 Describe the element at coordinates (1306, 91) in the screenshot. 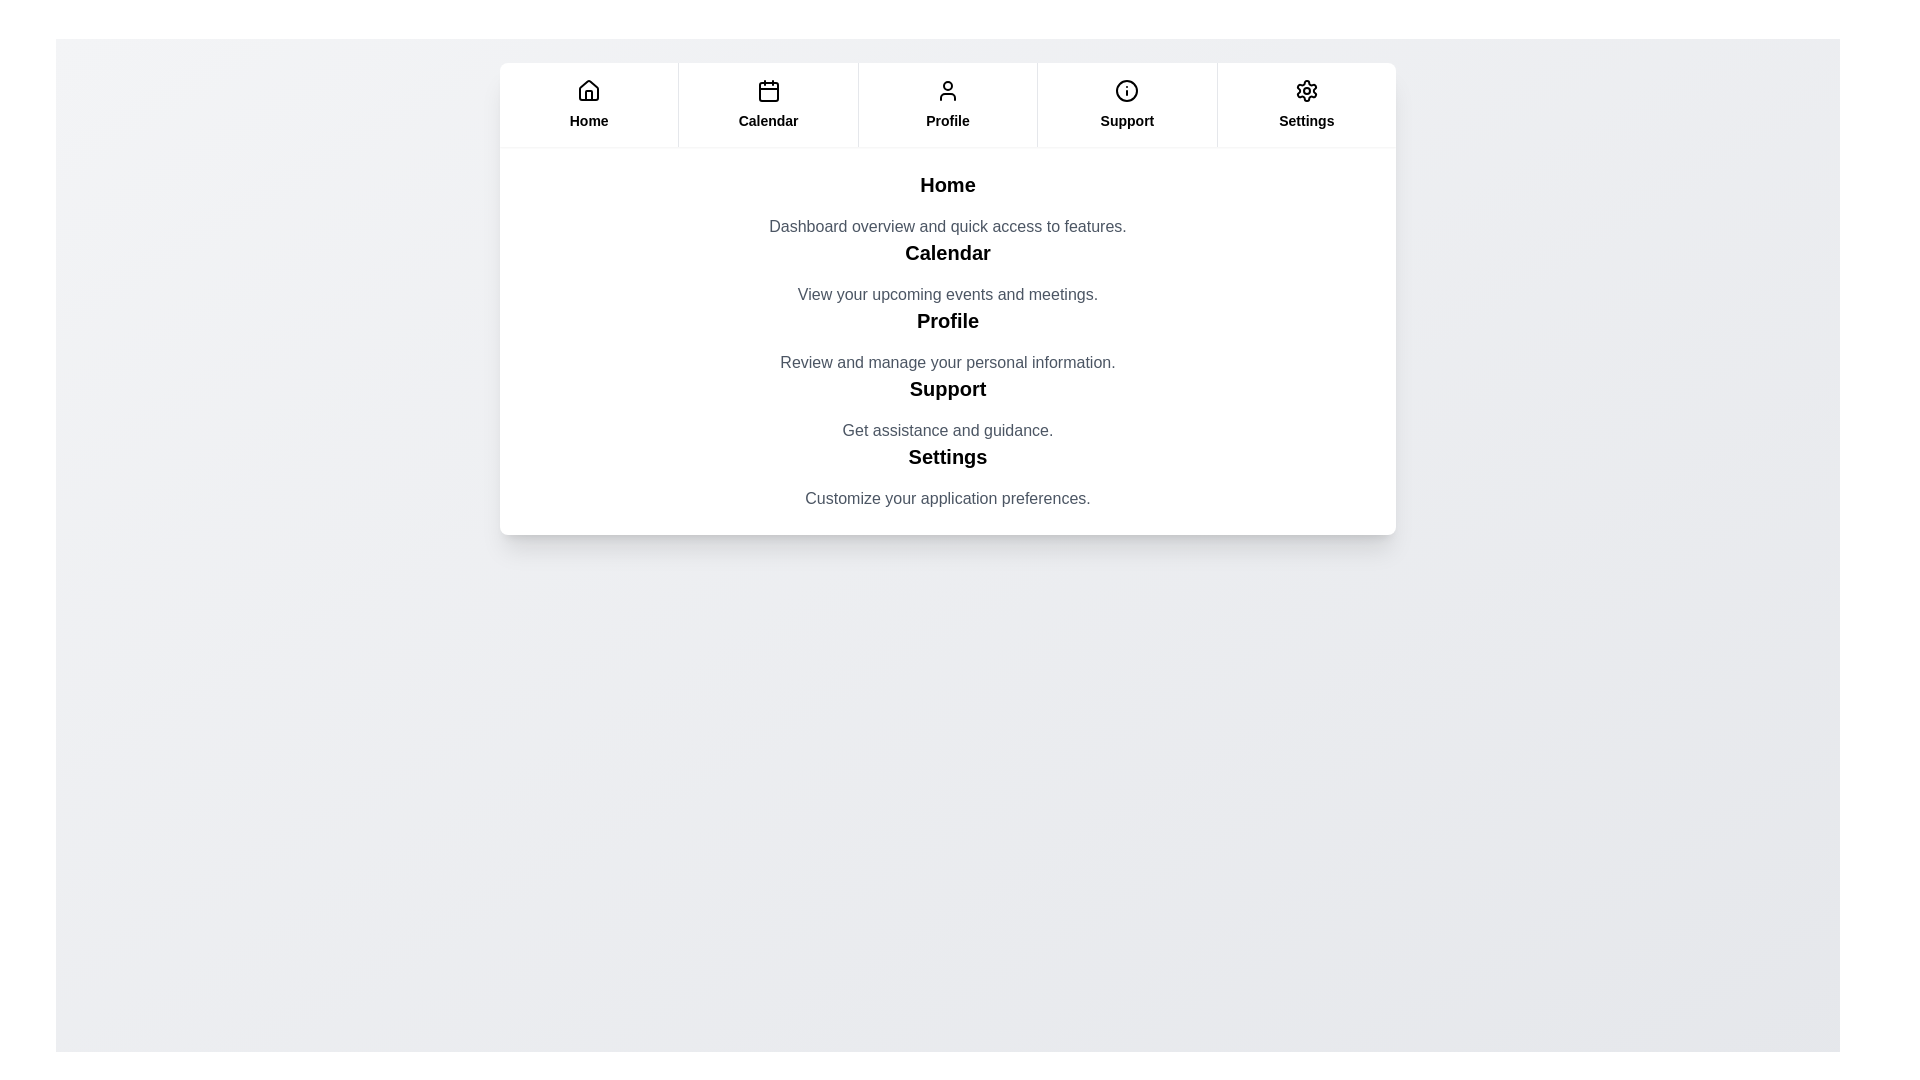

I see `the clickable settings icon located at the far-right of the navigation bar` at that location.